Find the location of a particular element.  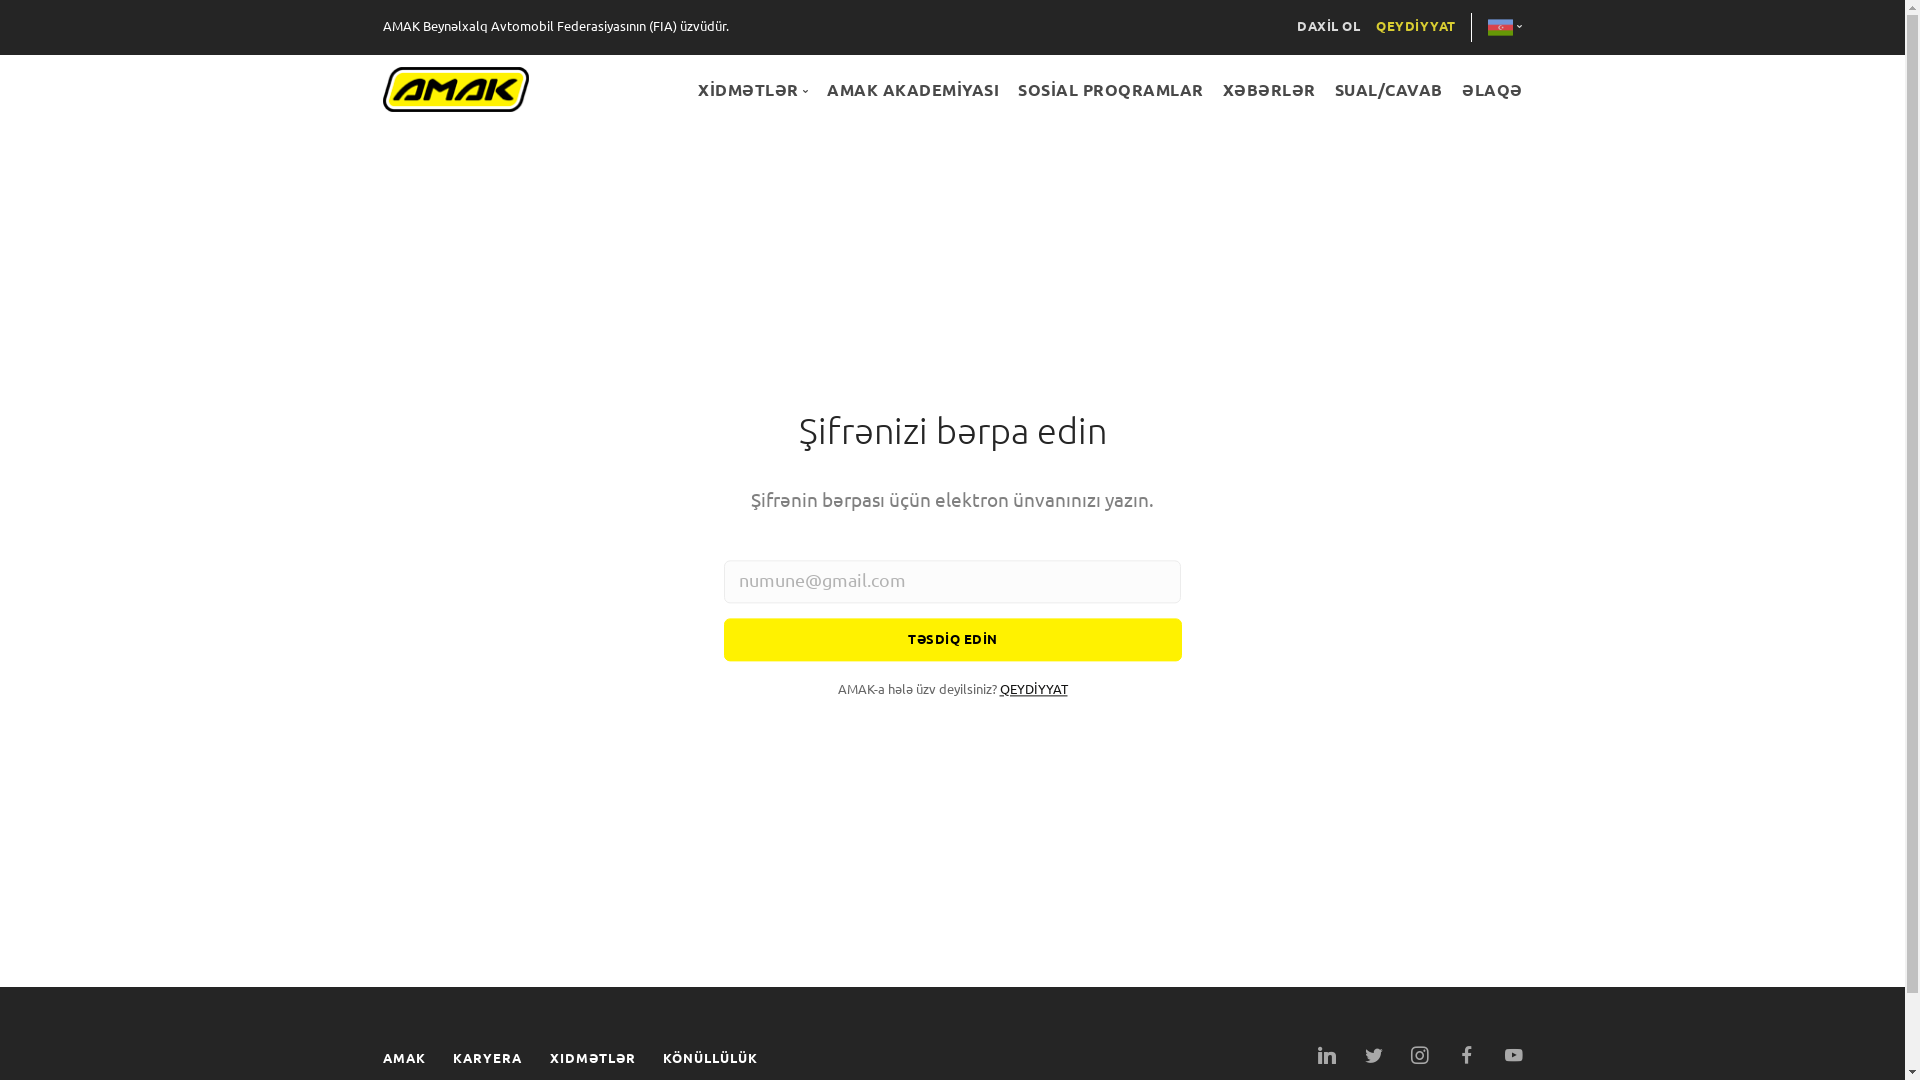

'AMAK' is located at coordinates (382, 1057).